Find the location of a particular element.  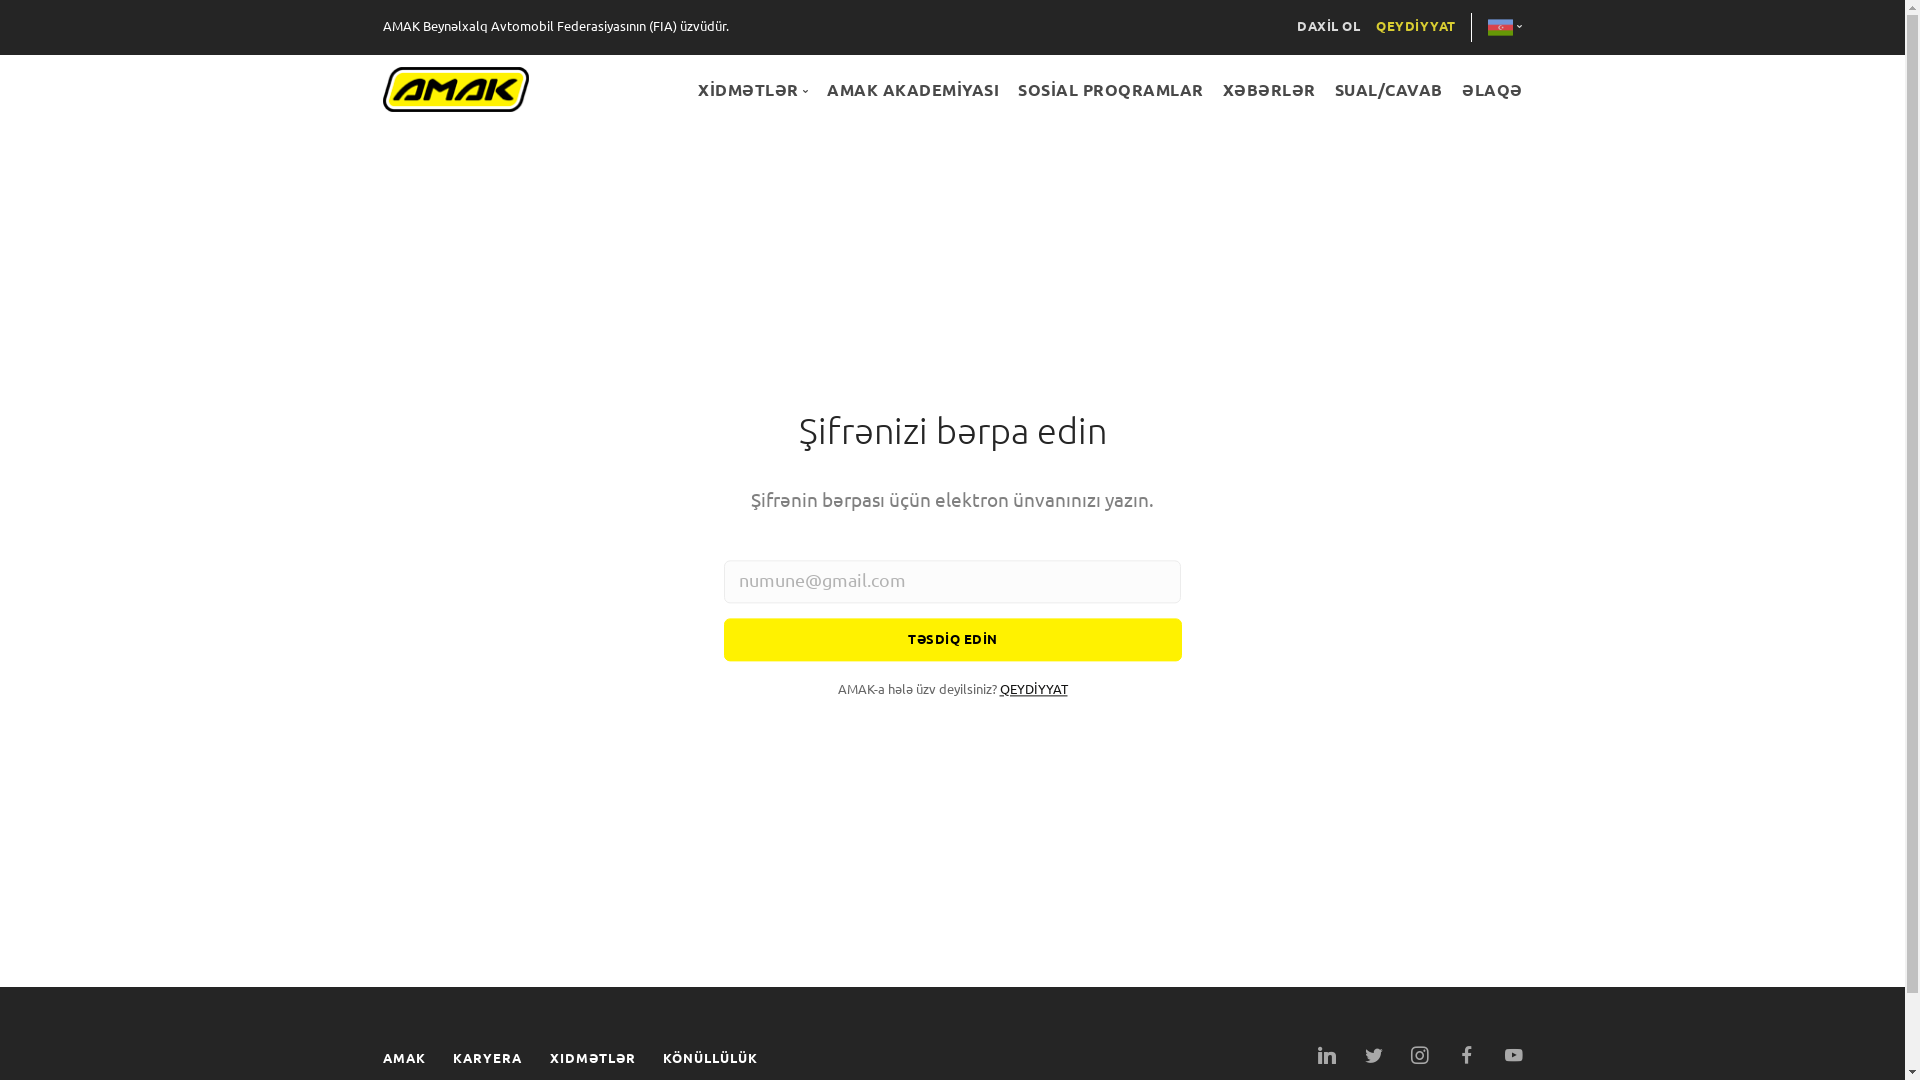

'AMAK' is located at coordinates (382, 1057).